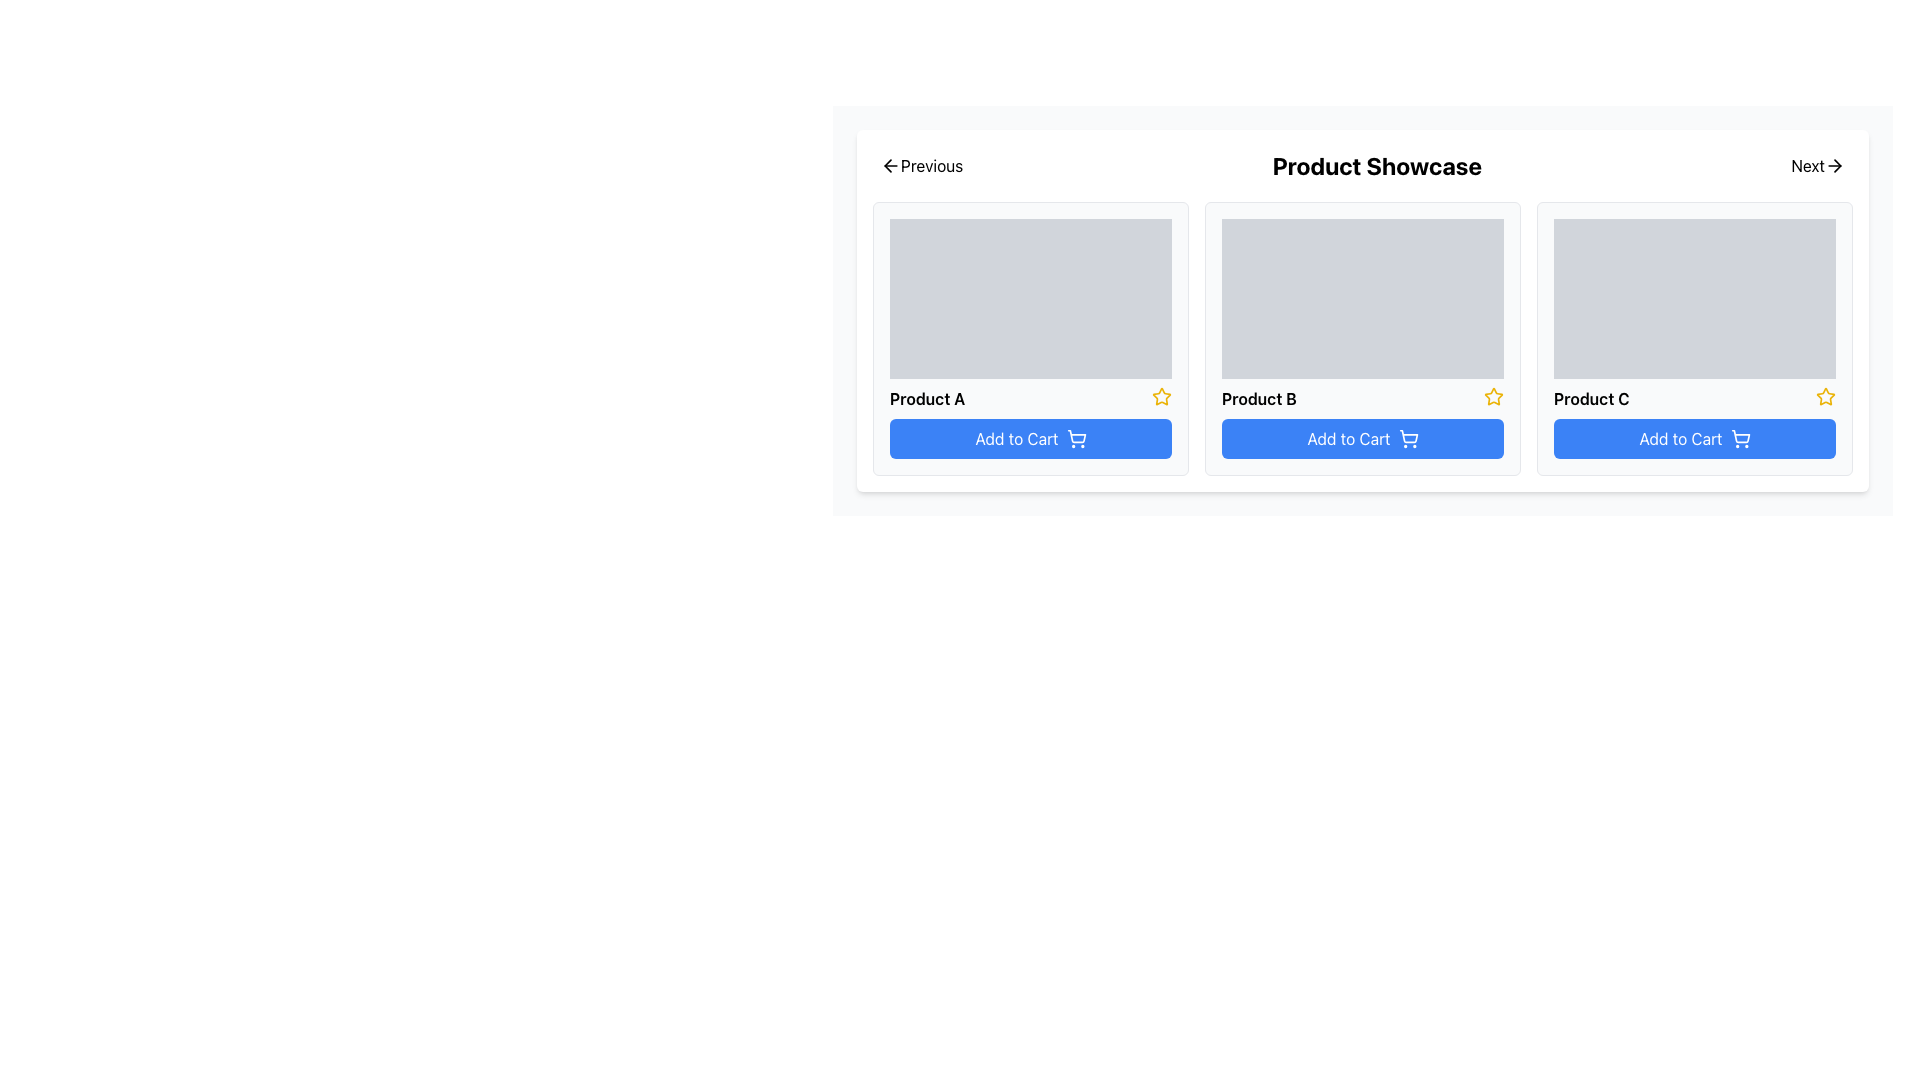 This screenshot has width=1920, height=1080. Describe the element at coordinates (1075, 435) in the screenshot. I see `the central portion of the shopping cart icon located within the blue 'Add to Cart' button, which is adjacent to the text 'Add to Cart' and positioned below 'Product A' in a three-column product grid` at that location.